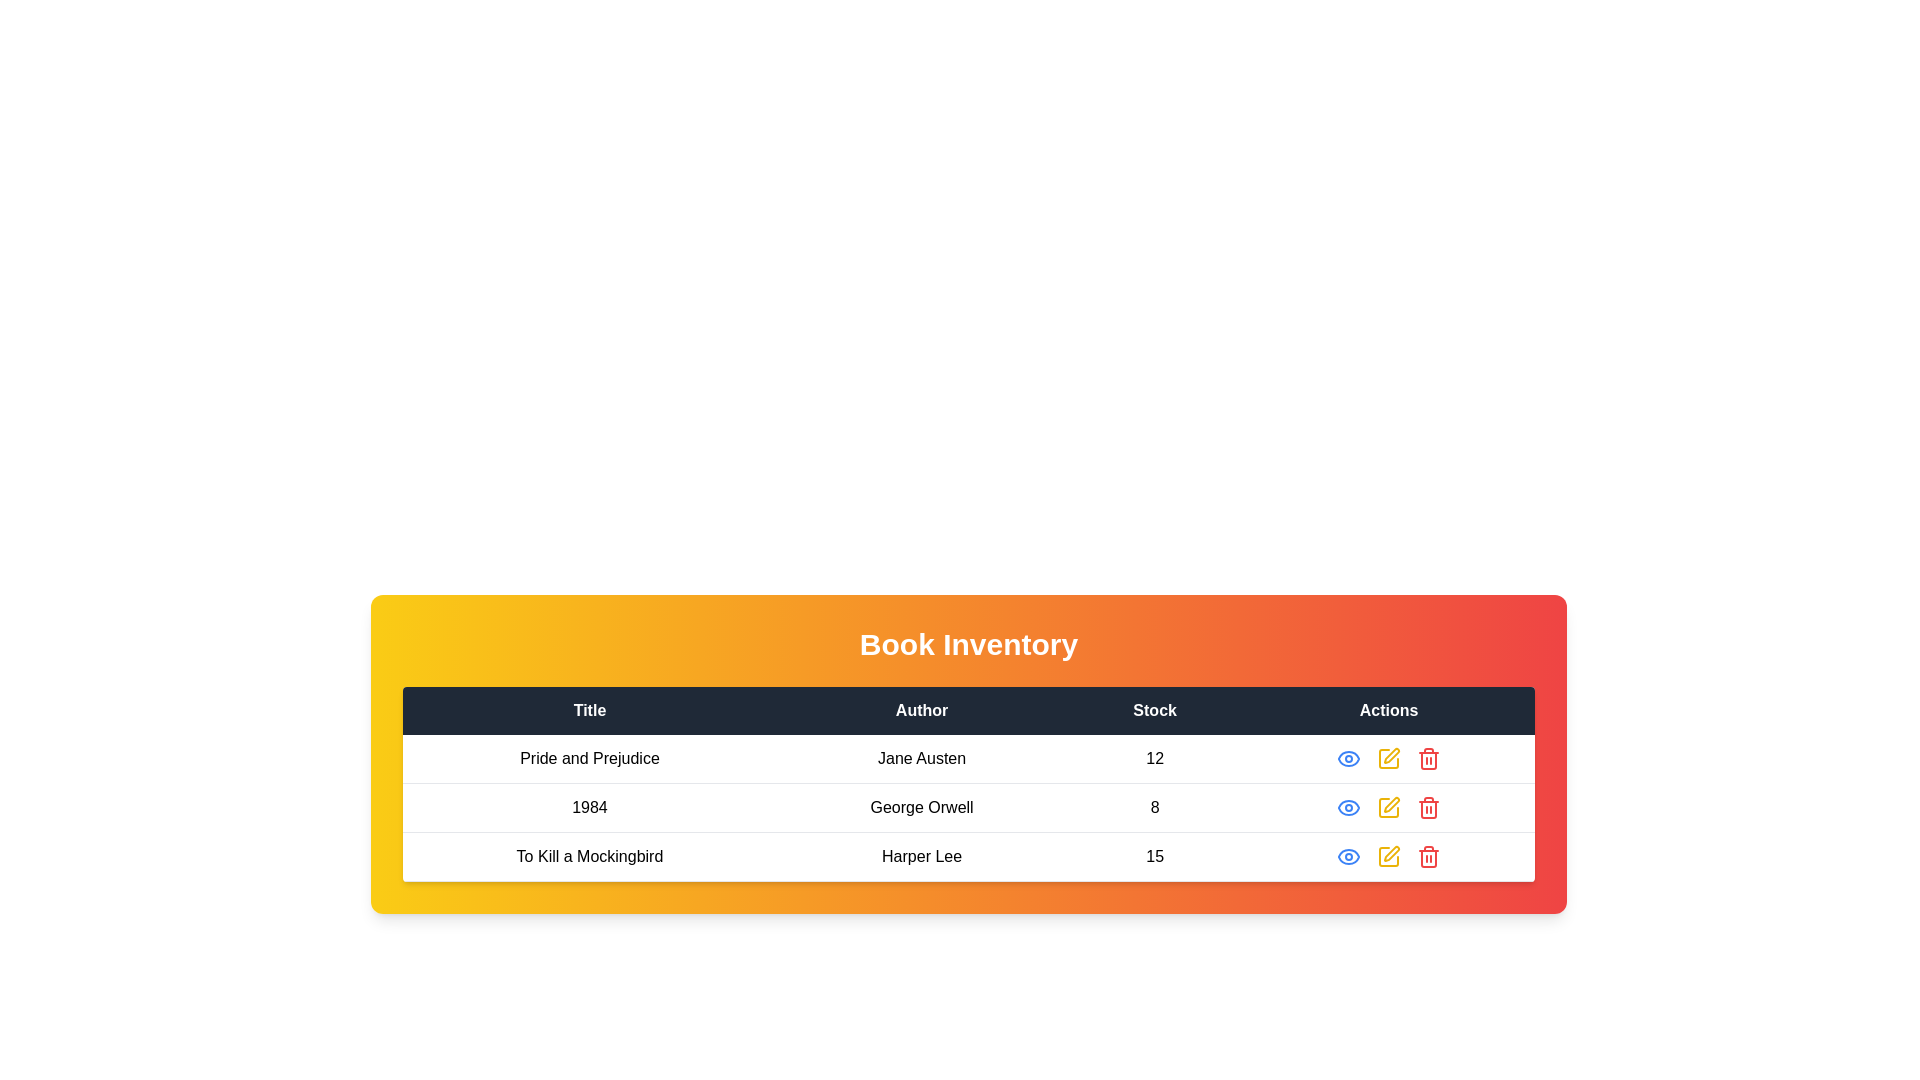  Describe the element at coordinates (1348, 806) in the screenshot. I see `the eye-shaped icon with a blue color located in the 'Actions' column, second row of the table to preview details` at that location.